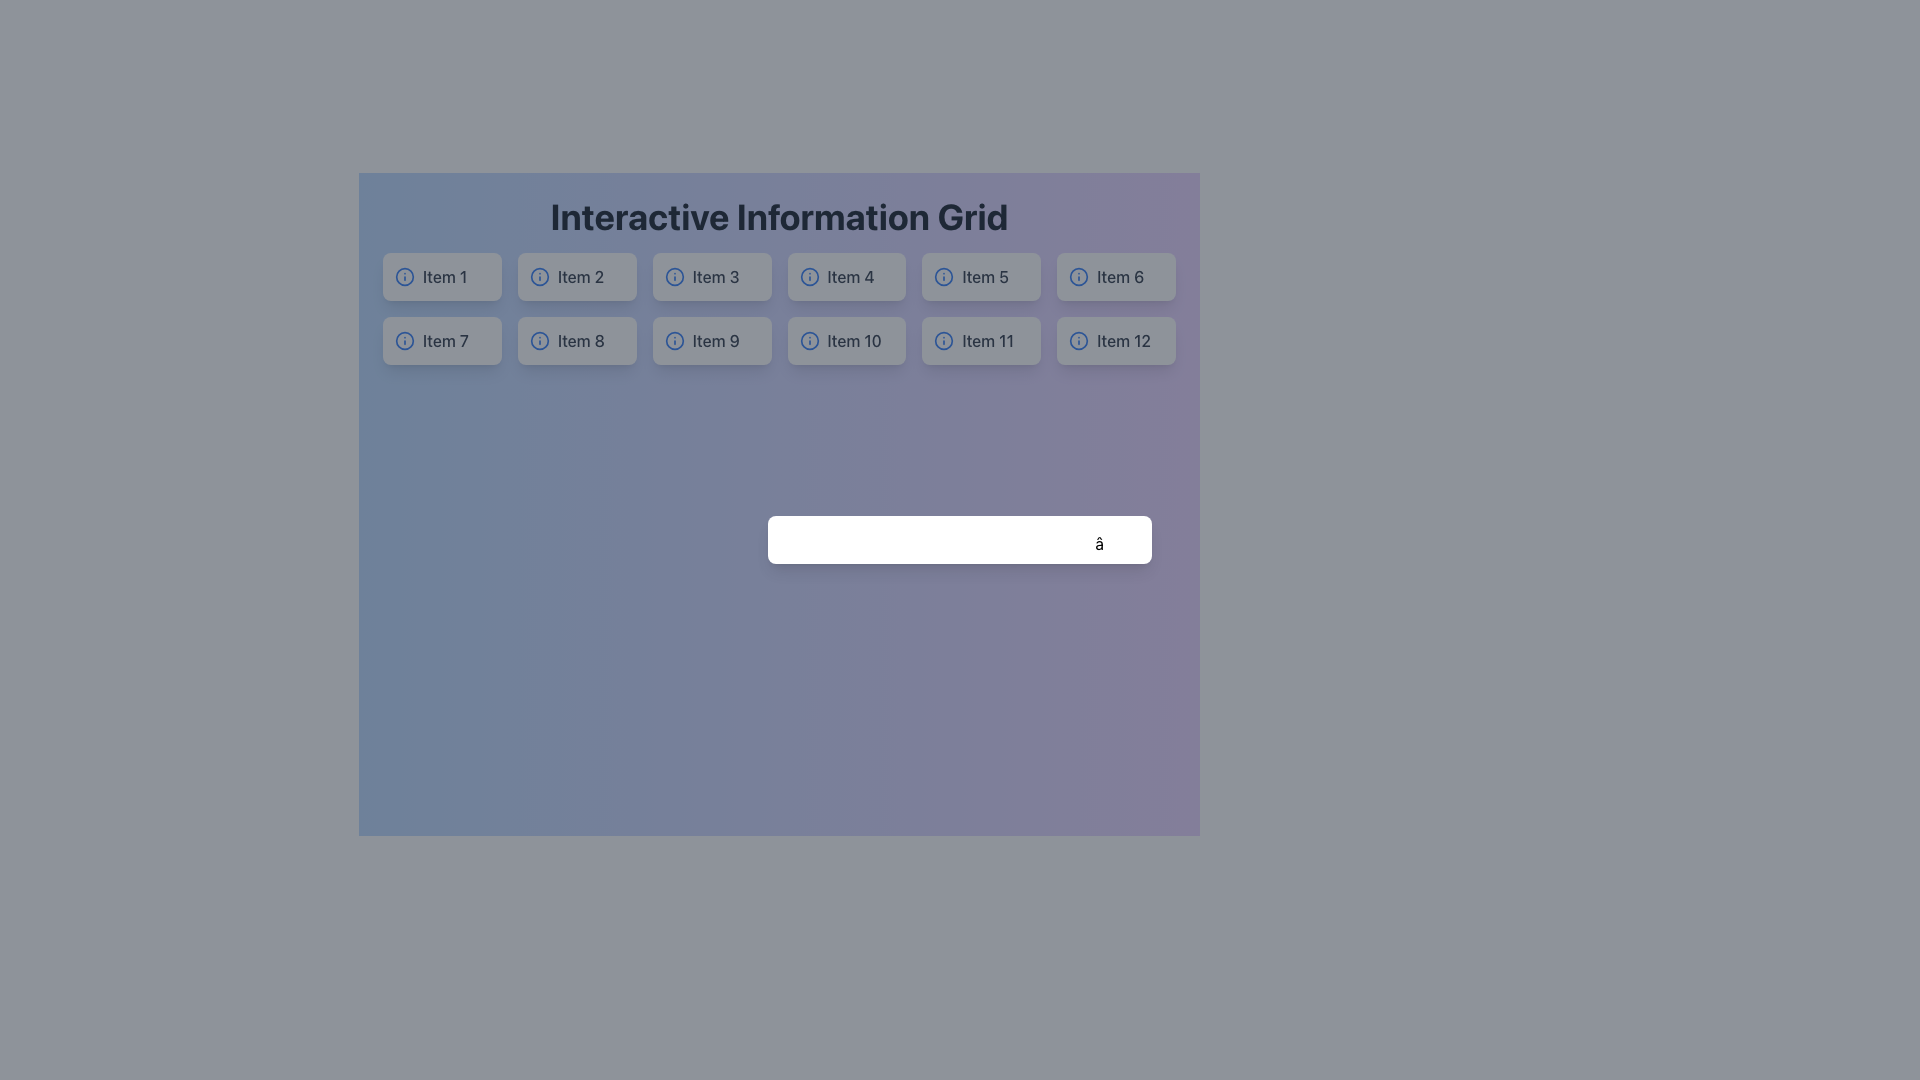 The height and width of the screenshot is (1080, 1920). What do you see at coordinates (981, 277) in the screenshot?
I see `the Grid Item in the first row, fifth column, which is associated with 'Item 5'` at bounding box center [981, 277].